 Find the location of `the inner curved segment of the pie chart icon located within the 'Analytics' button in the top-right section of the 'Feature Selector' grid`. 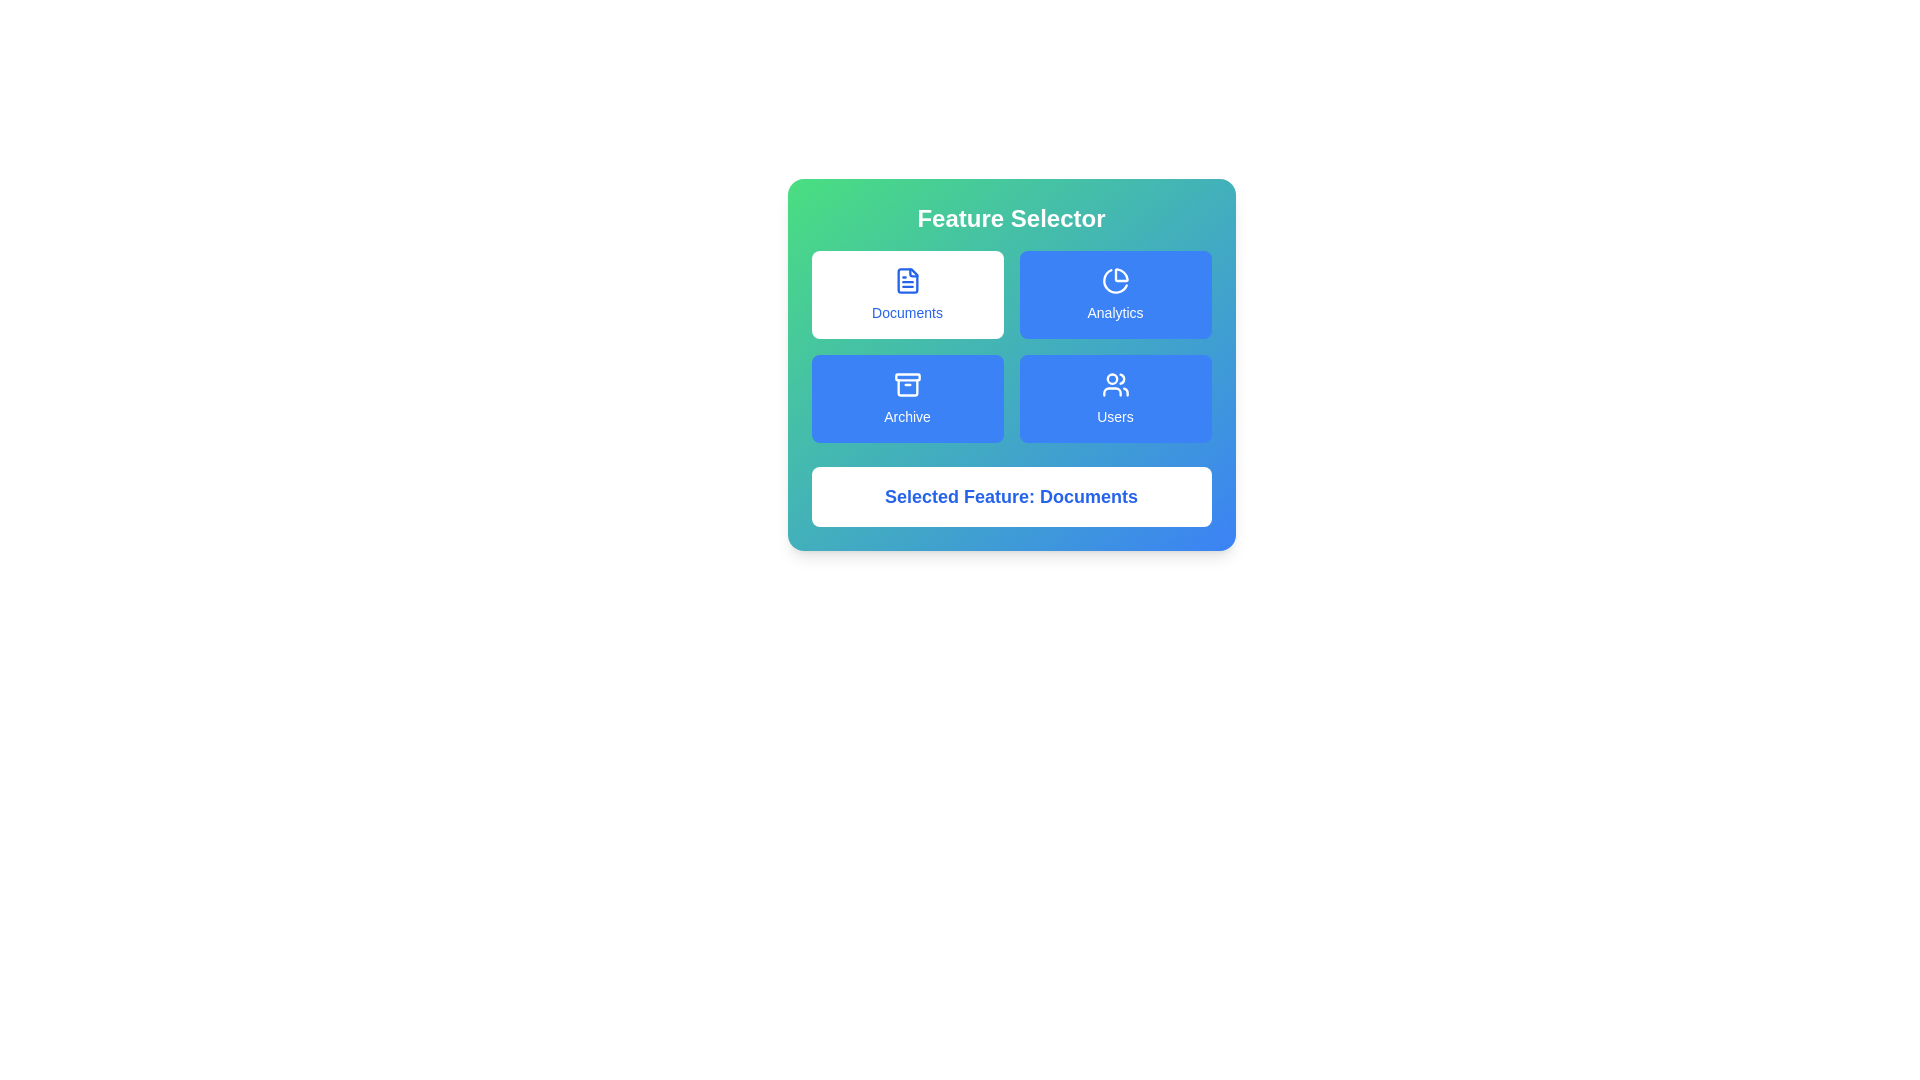

the inner curved segment of the pie chart icon located within the 'Analytics' button in the top-right section of the 'Feature Selector' grid is located at coordinates (1121, 275).